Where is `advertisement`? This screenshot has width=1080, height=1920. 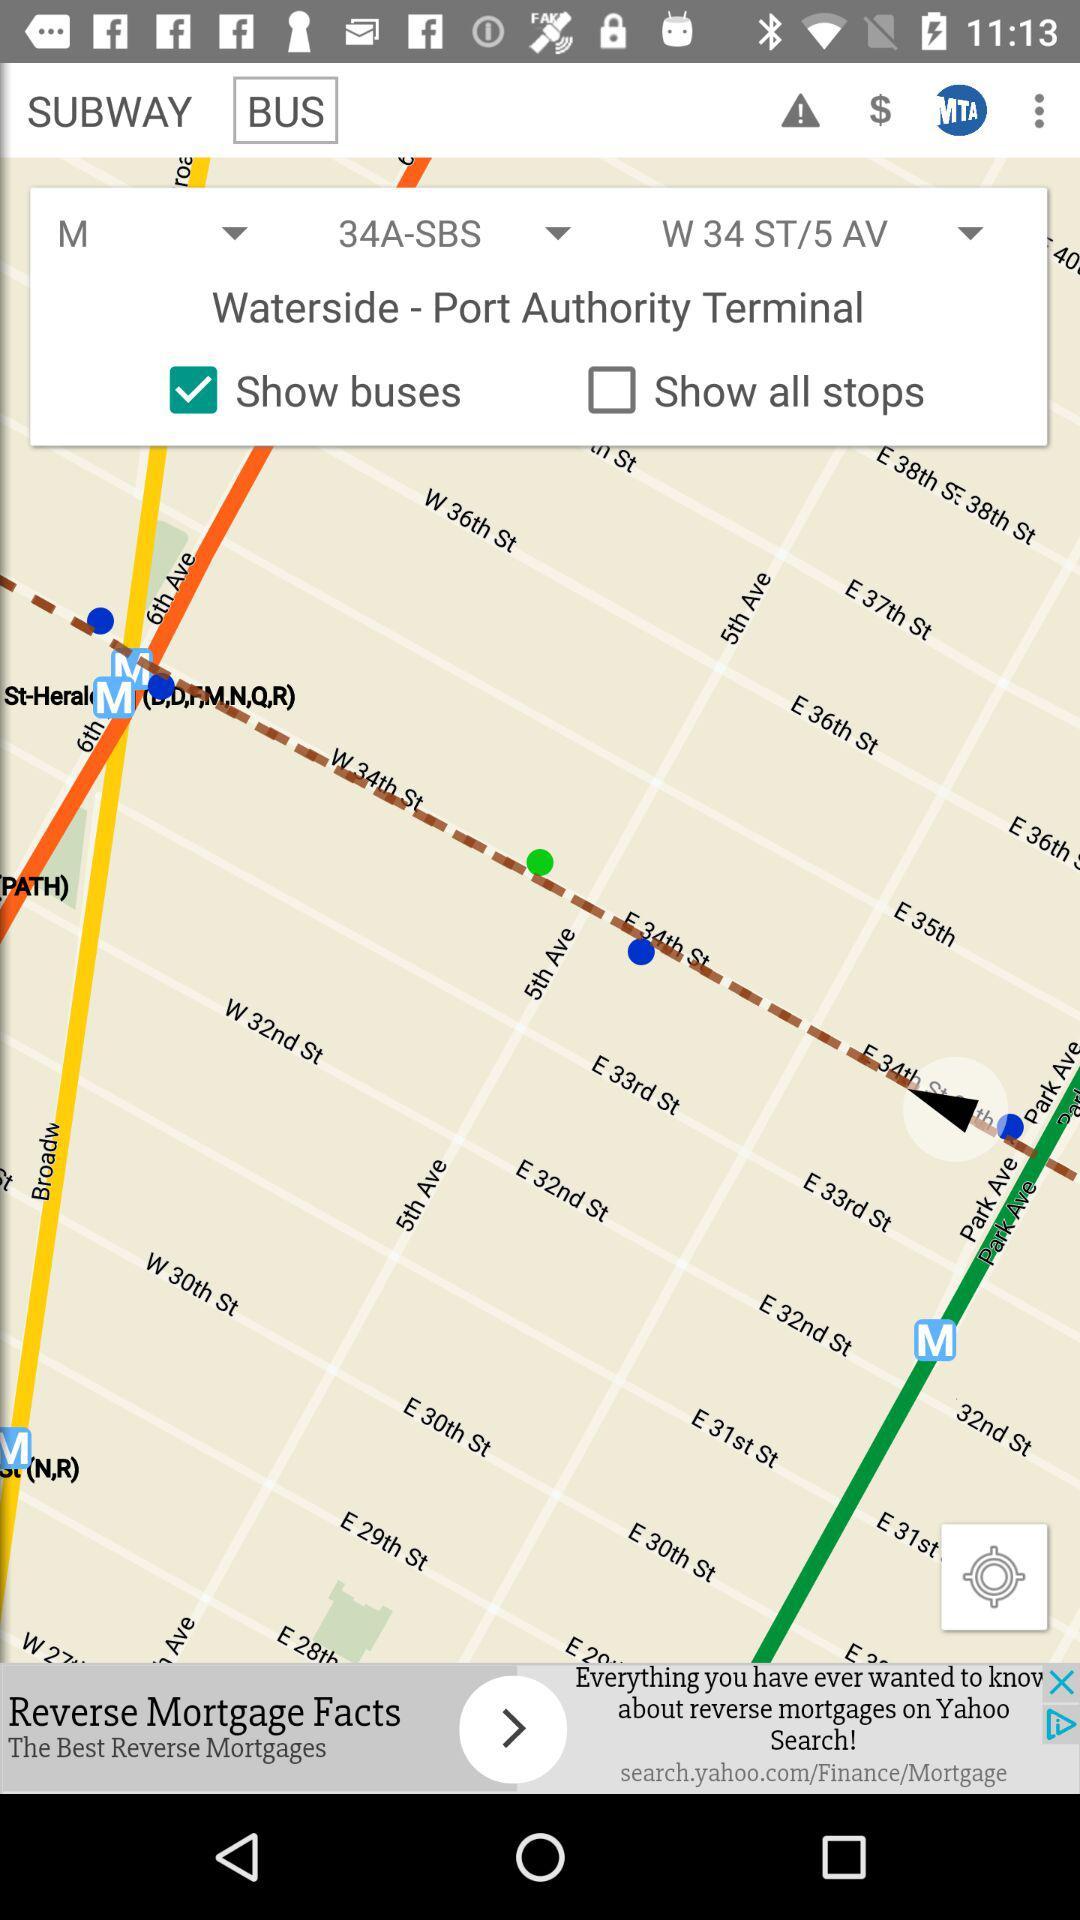 advertisement is located at coordinates (540, 1727).